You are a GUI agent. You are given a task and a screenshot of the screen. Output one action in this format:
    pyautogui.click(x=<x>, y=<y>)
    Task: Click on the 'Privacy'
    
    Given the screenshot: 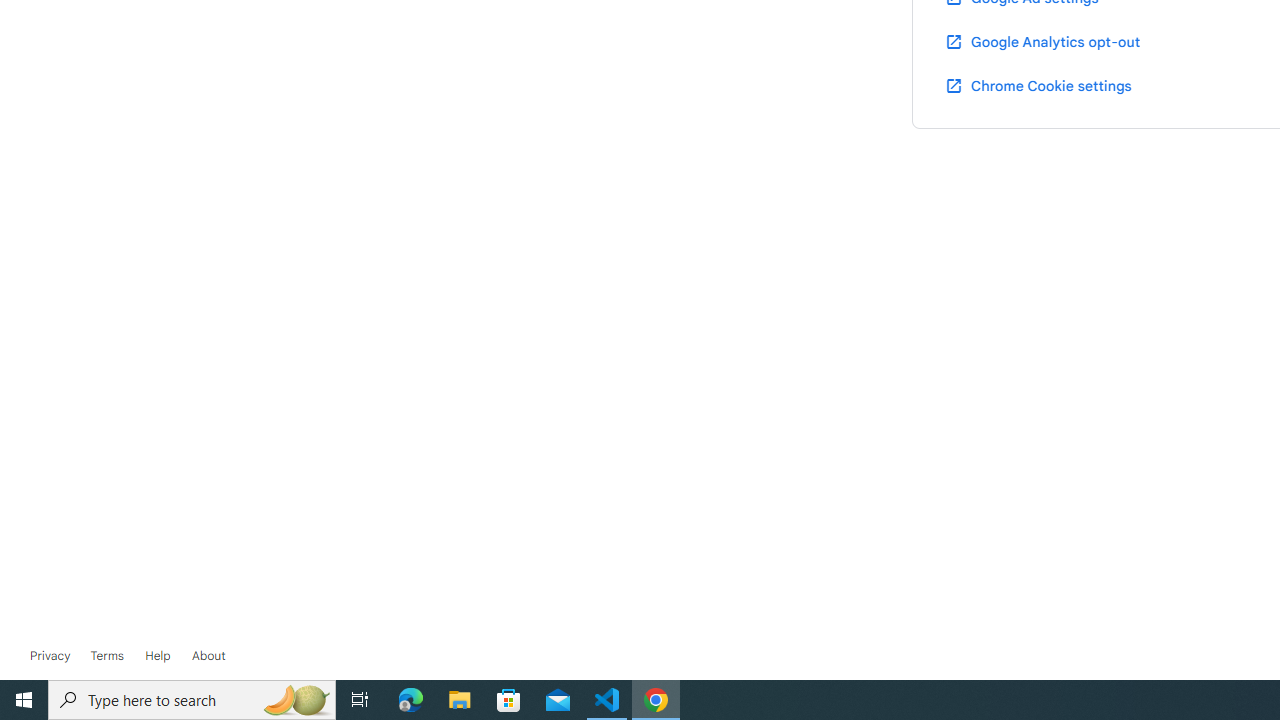 What is the action you would take?
    pyautogui.click(x=50, y=655)
    